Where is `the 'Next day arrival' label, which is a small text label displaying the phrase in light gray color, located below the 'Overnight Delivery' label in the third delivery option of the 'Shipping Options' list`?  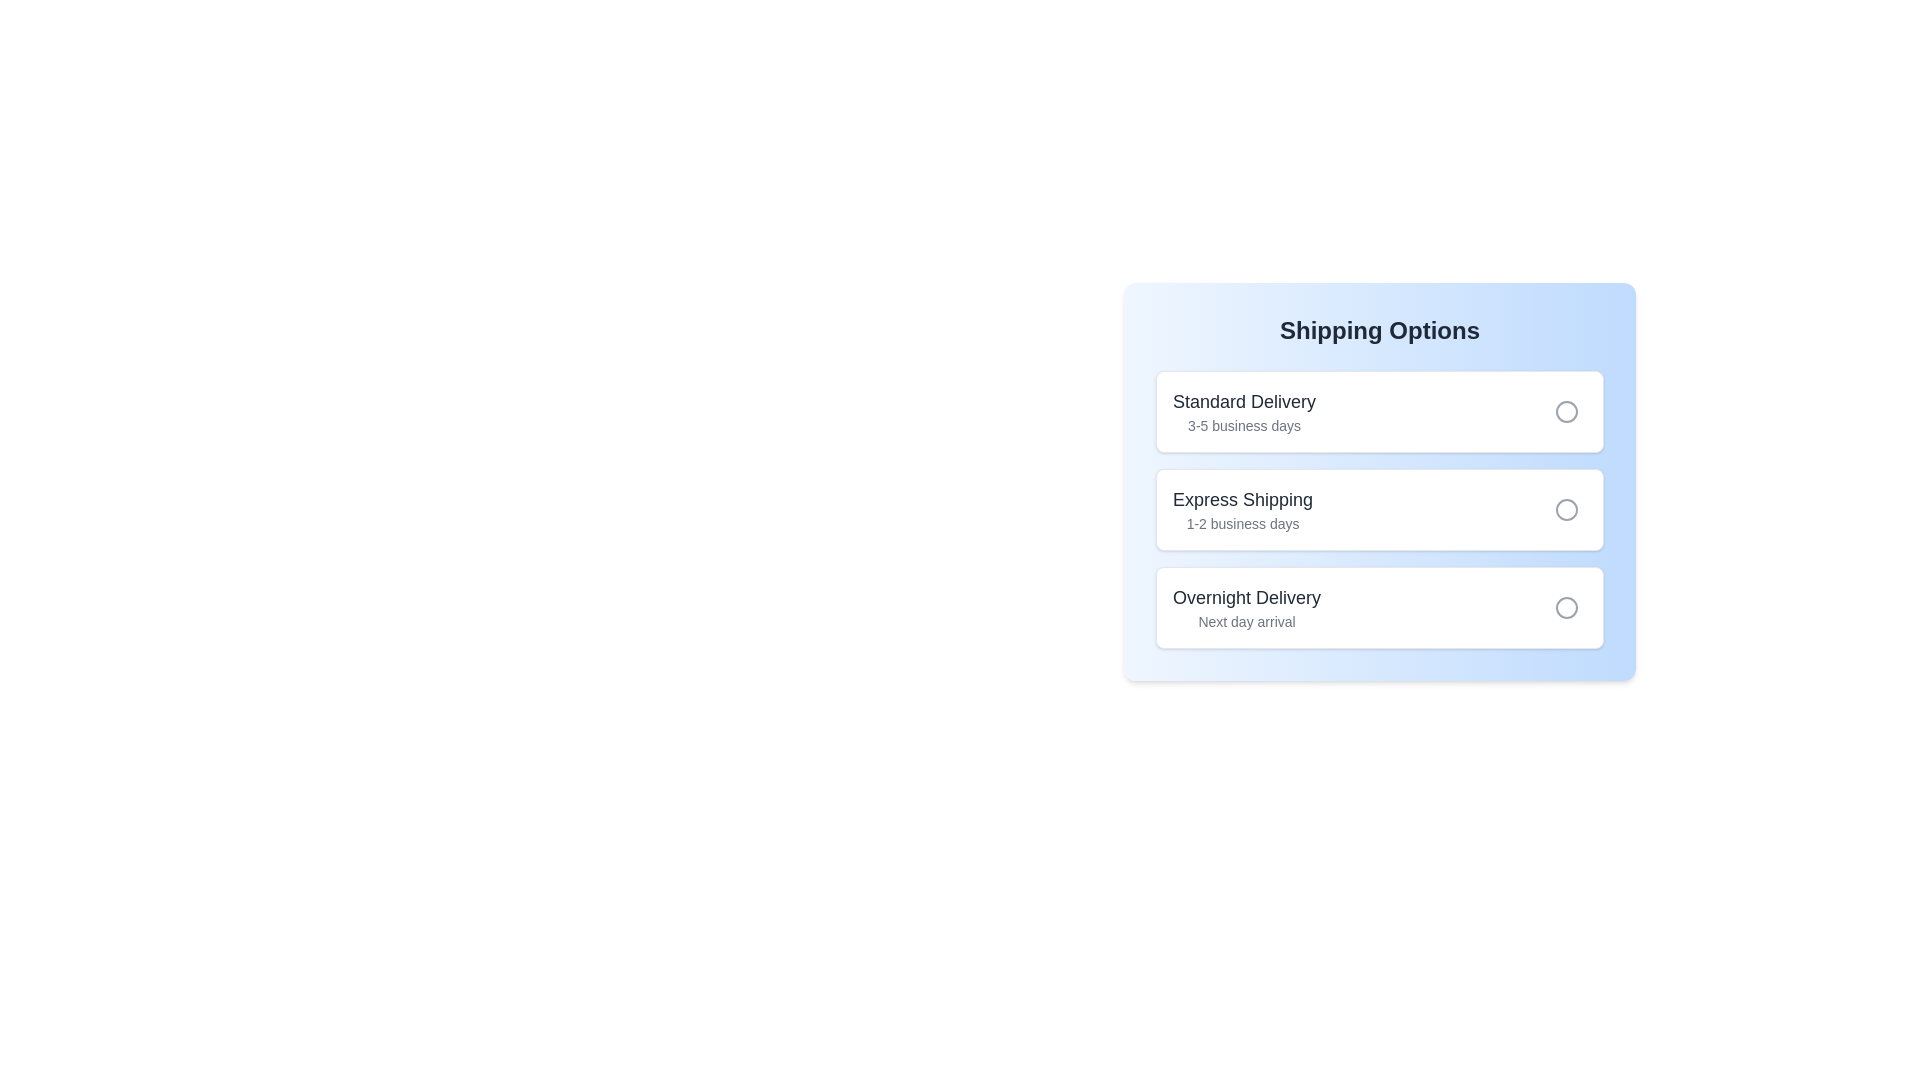
the 'Next day arrival' label, which is a small text label displaying the phrase in light gray color, located below the 'Overnight Delivery' label in the third delivery option of the 'Shipping Options' list is located at coordinates (1246, 620).